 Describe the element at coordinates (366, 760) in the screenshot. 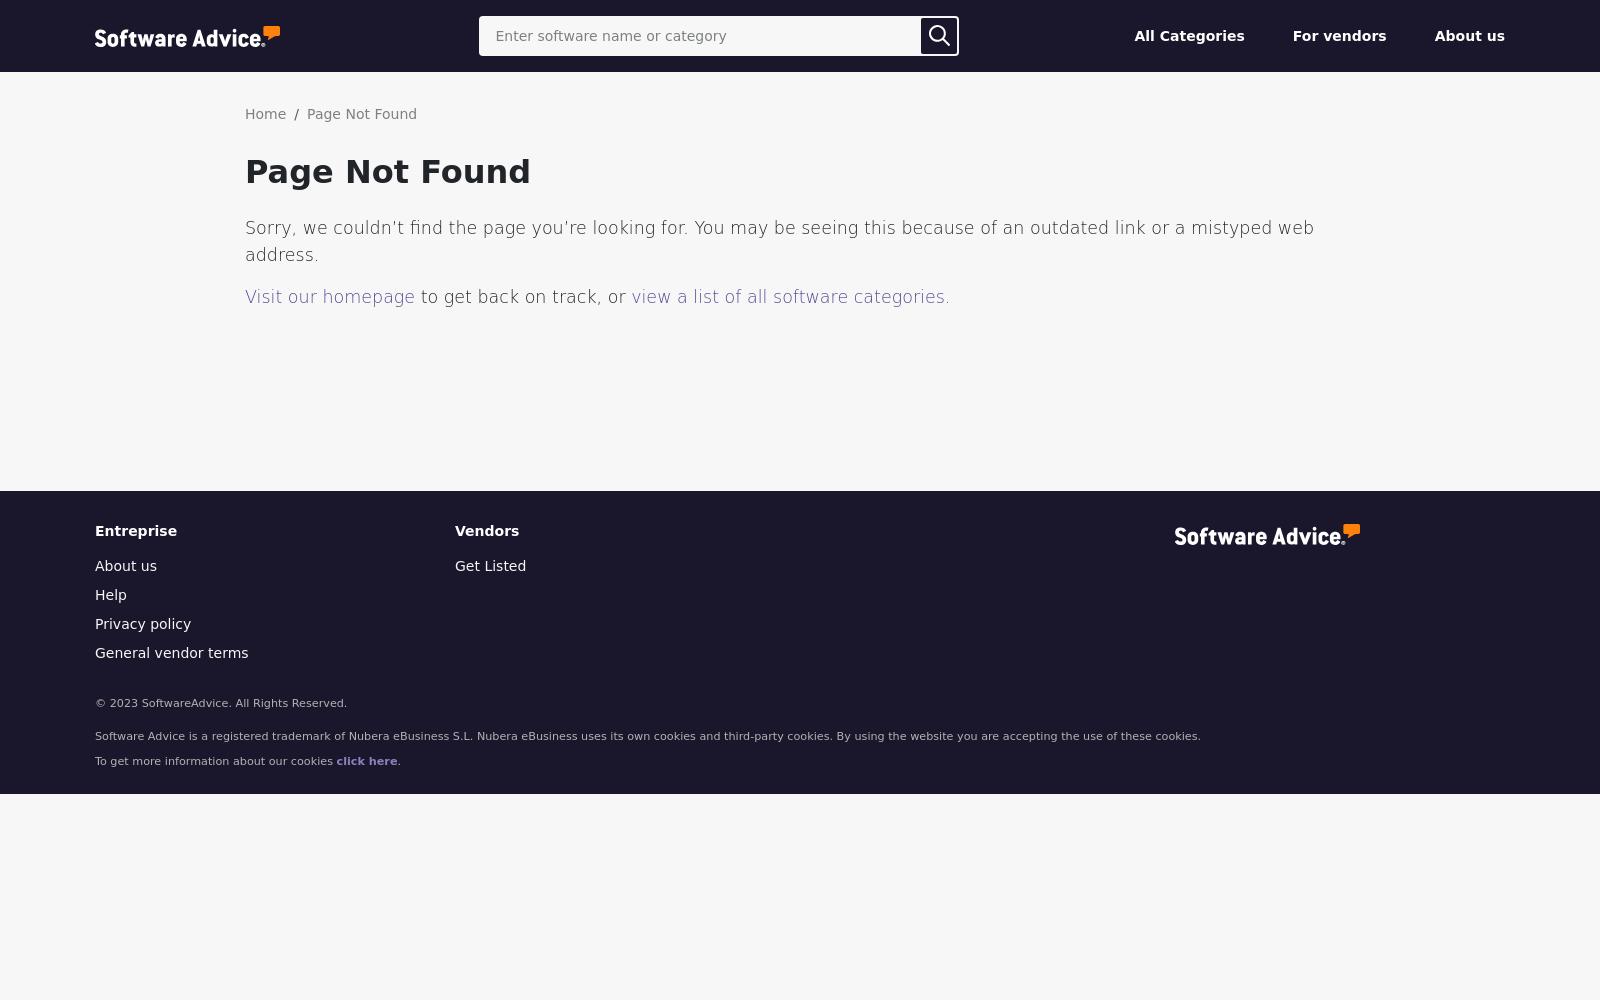

I see `'click here'` at that location.